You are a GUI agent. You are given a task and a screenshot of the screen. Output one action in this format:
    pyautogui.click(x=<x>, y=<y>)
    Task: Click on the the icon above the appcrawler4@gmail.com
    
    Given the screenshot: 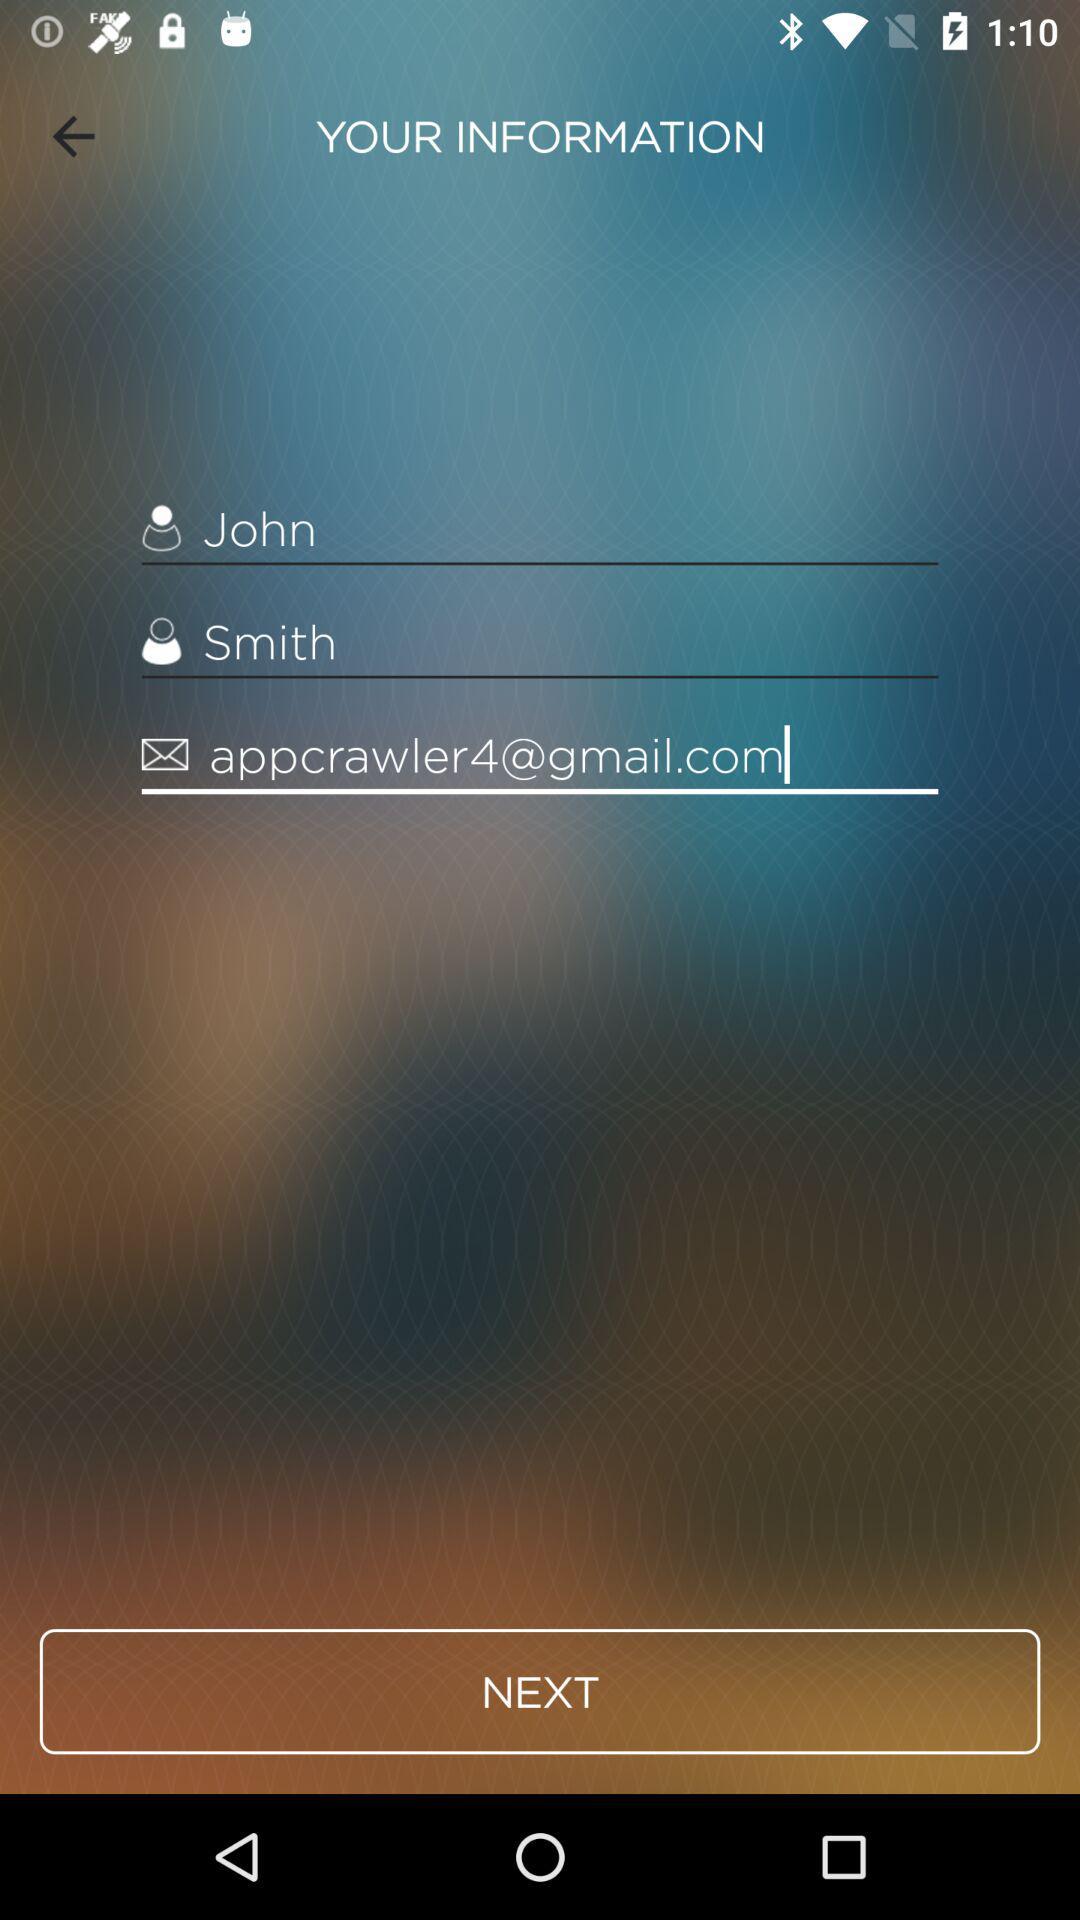 What is the action you would take?
    pyautogui.click(x=540, y=642)
    